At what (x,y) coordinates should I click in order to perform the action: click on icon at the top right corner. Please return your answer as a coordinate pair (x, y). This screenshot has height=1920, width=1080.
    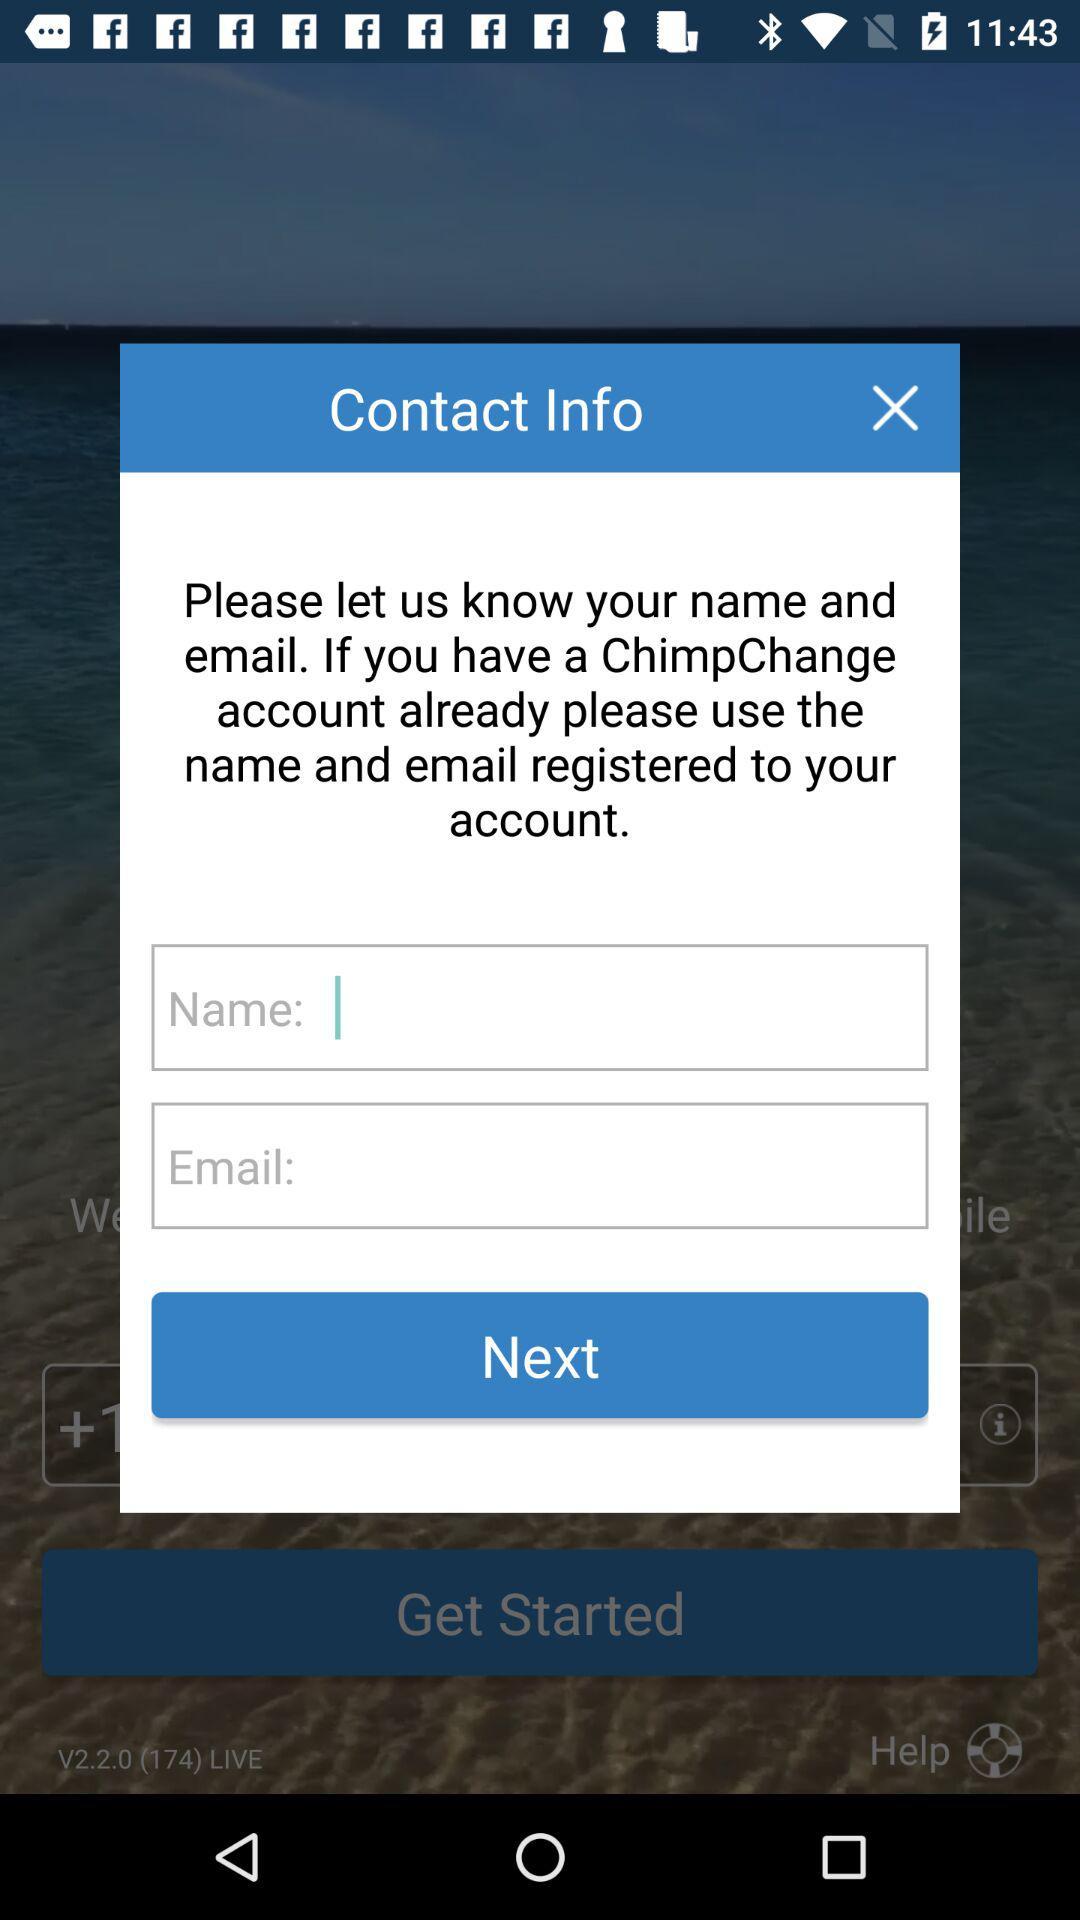
    Looking at the image, I should click on (894, 407).